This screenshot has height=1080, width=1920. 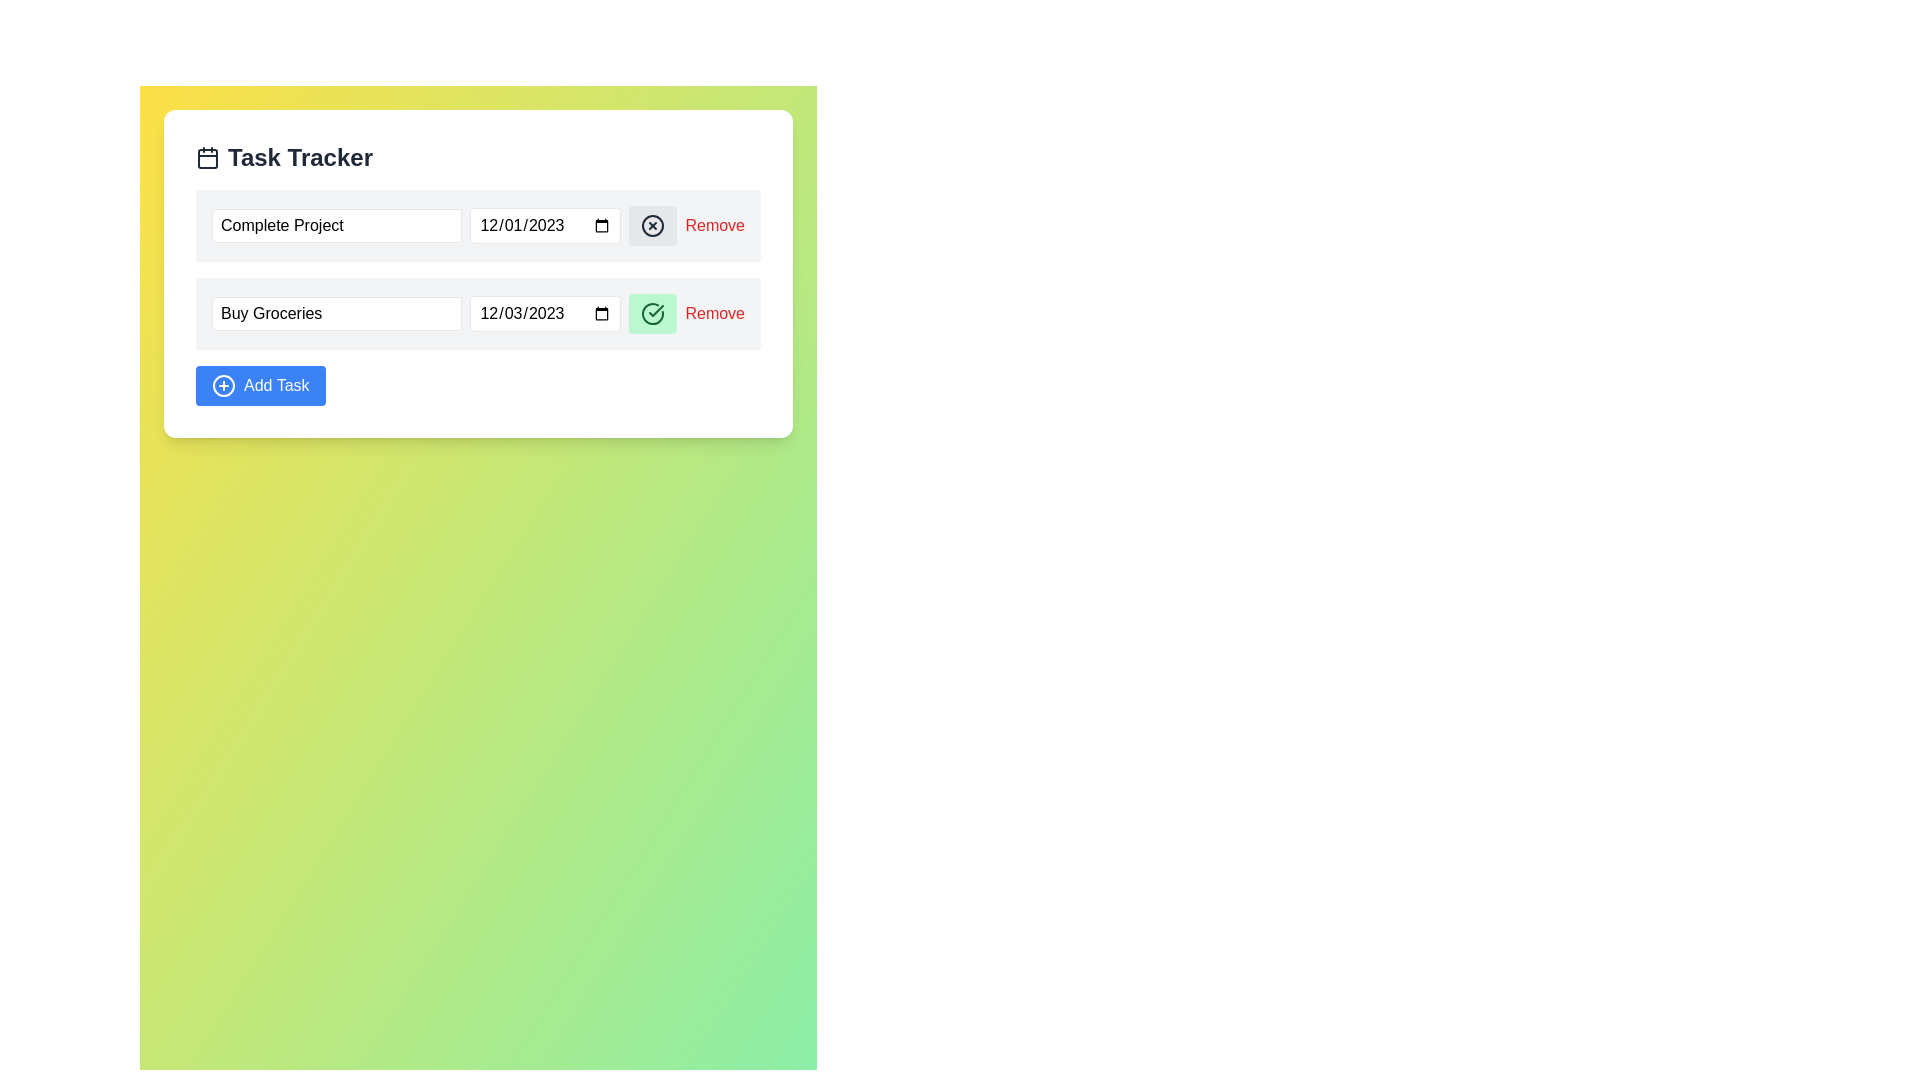 What do you see at coordinates (715, 225) in the screenshot?
I see `the bold red 'Remove' button located at the right end of the topmost task row` at bounding box center [715, 225].